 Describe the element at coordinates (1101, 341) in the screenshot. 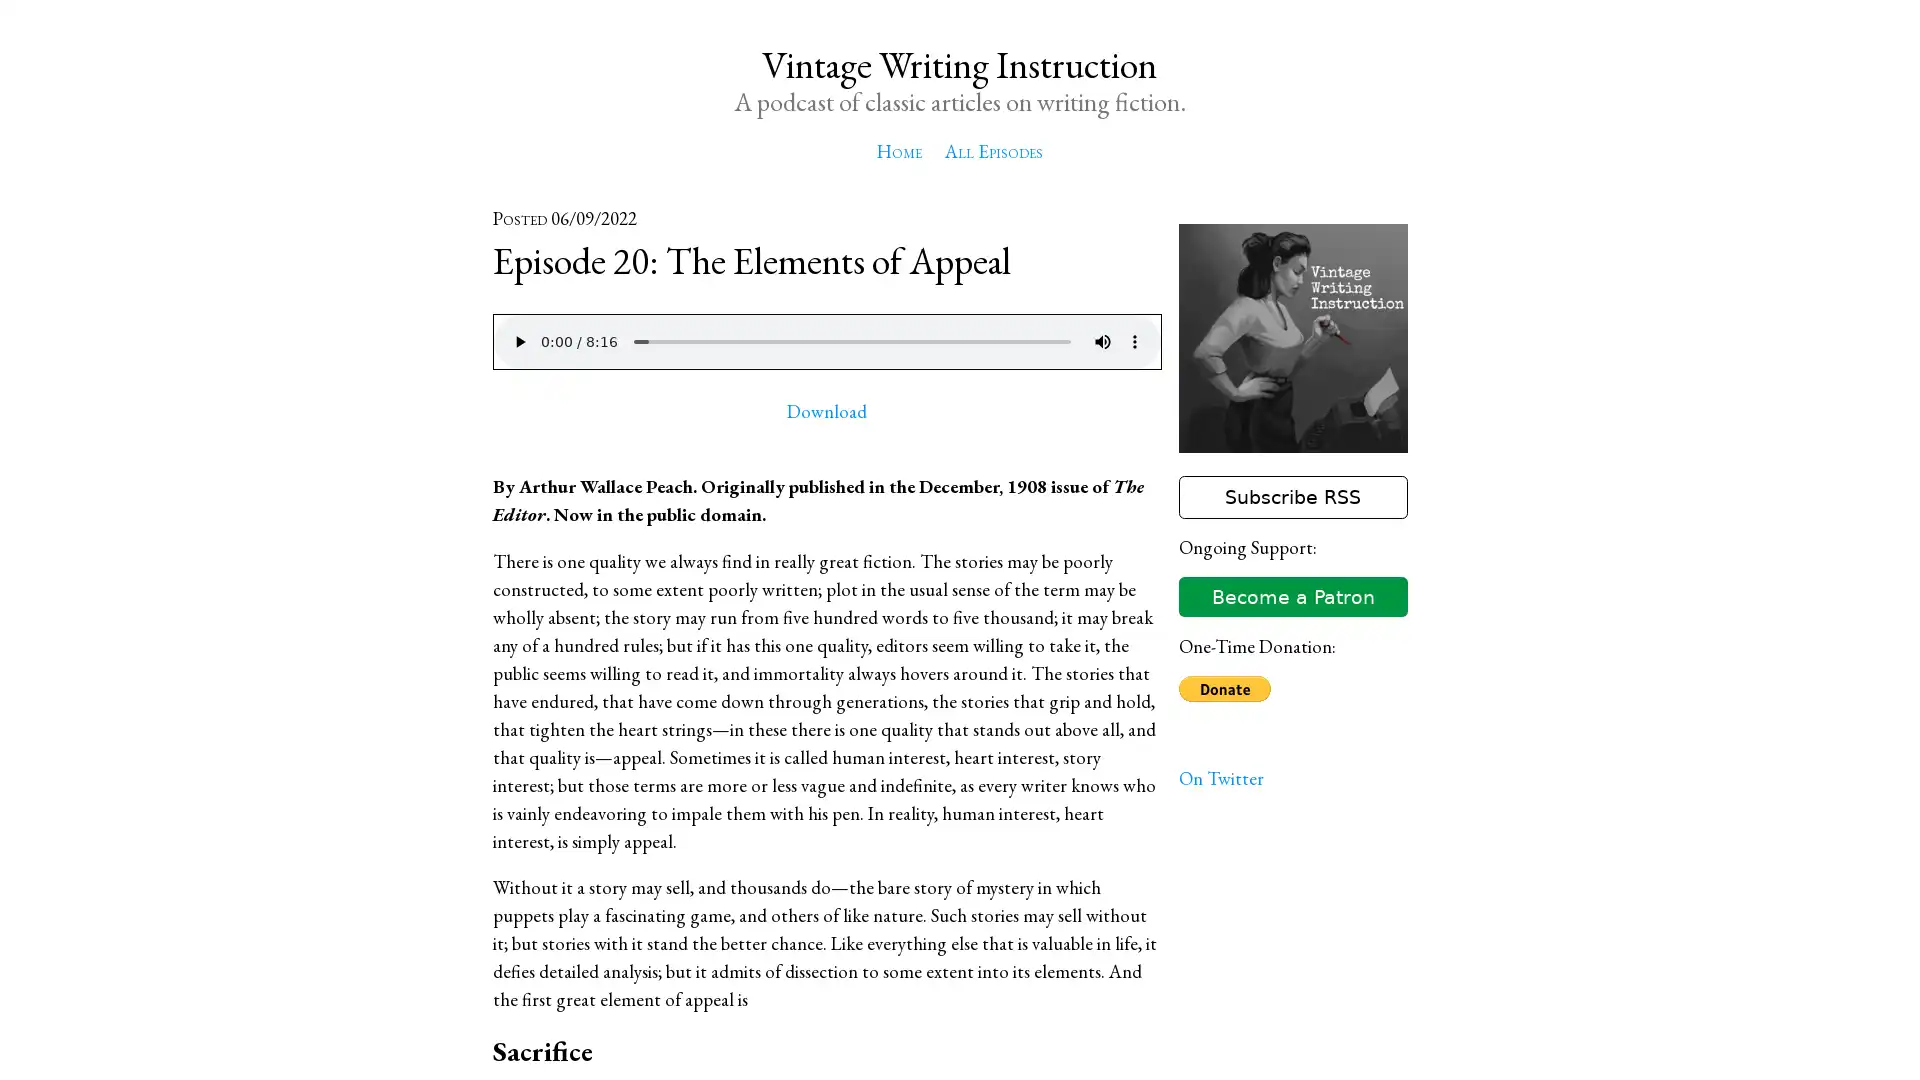

I see `mute` at that location.